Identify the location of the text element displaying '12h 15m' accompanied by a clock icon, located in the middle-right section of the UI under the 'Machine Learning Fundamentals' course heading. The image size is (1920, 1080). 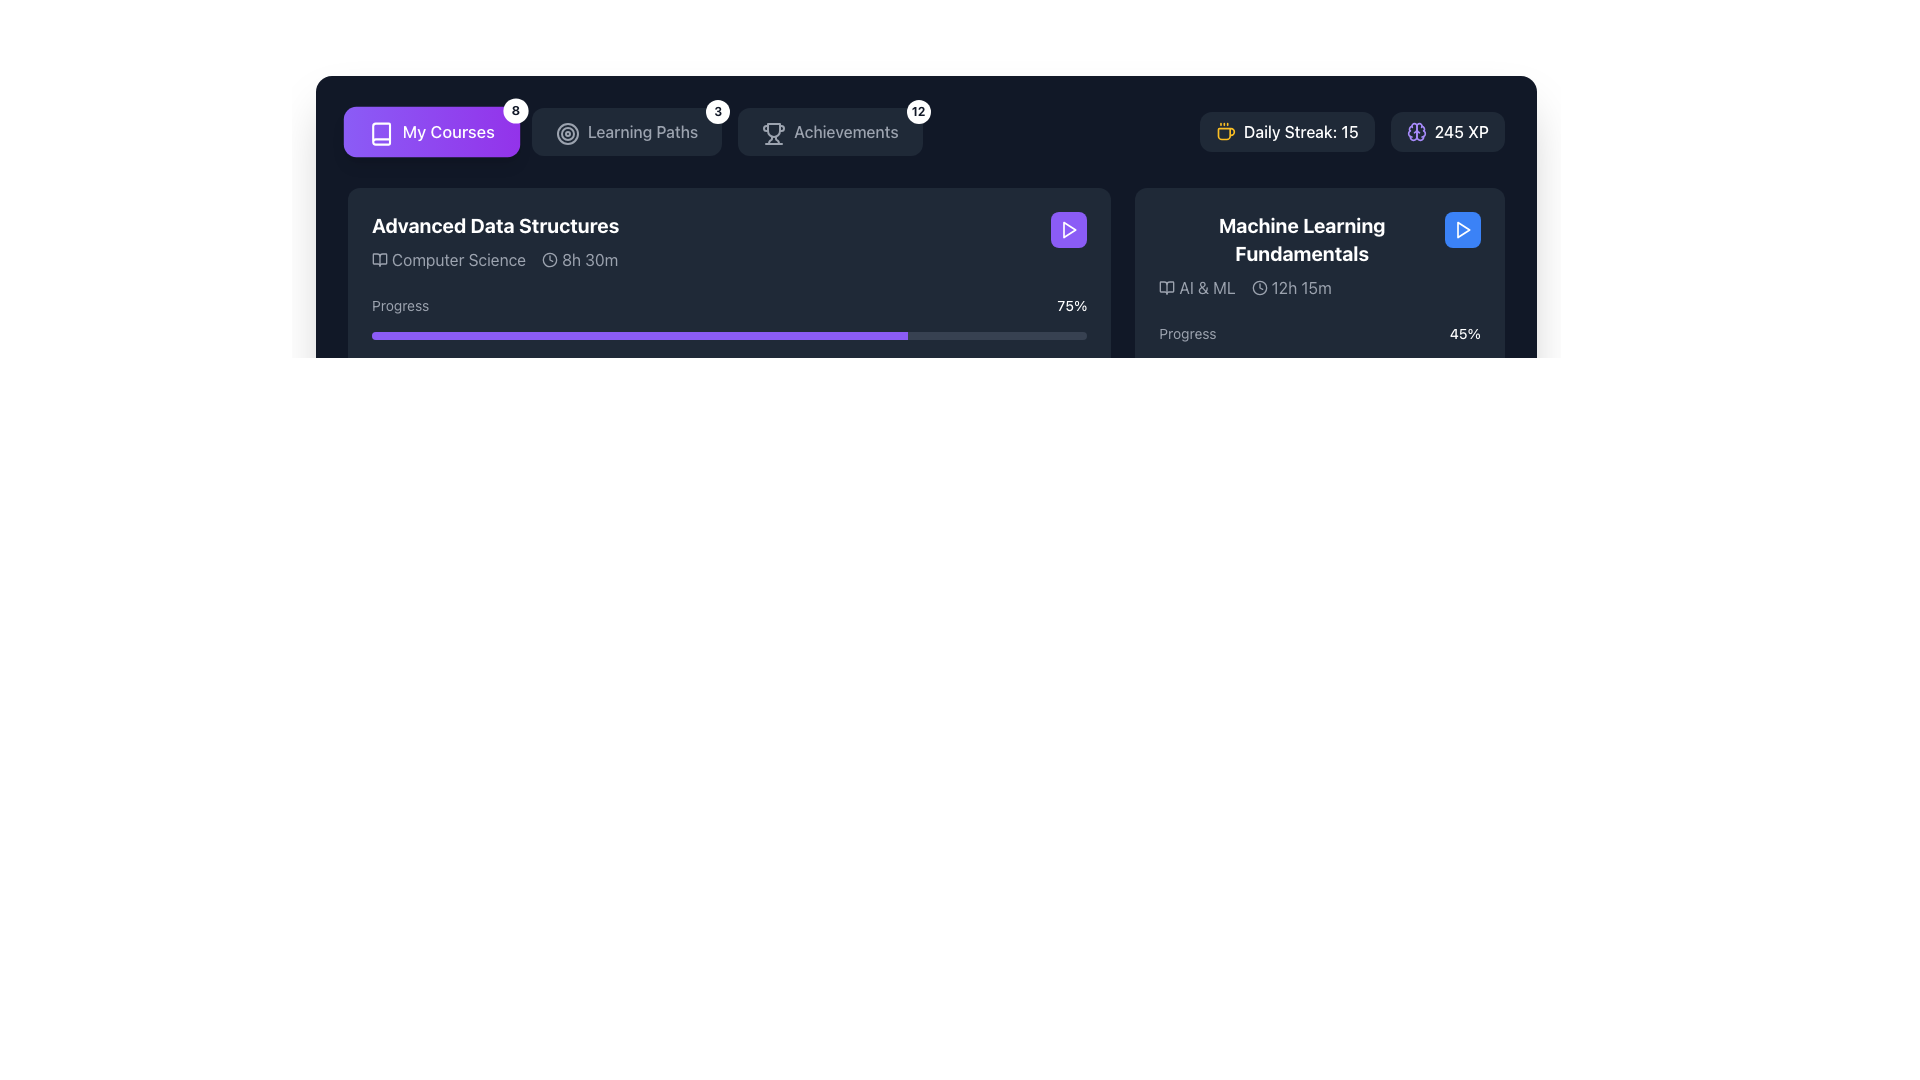
(1291, 288).